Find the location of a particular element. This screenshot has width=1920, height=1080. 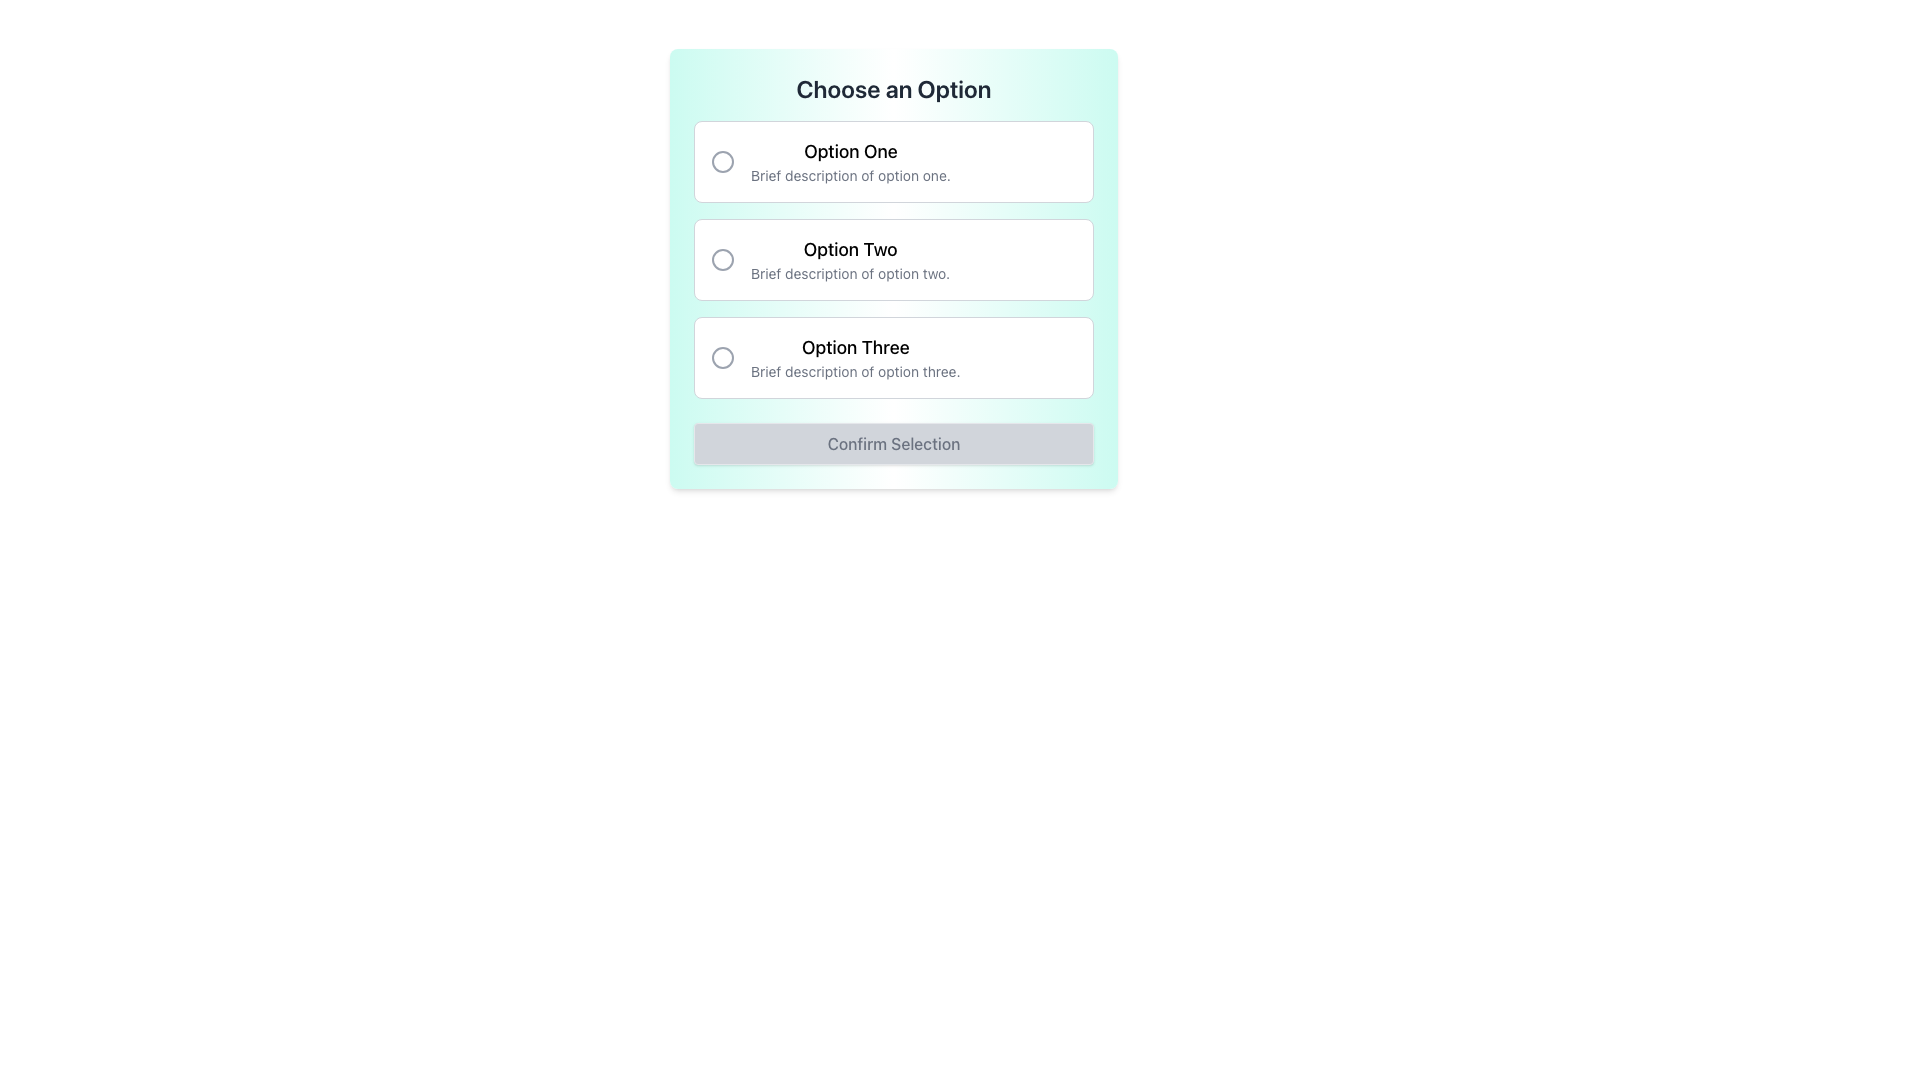

the unselected radio button for 'Option Three' is located at coordinates (722, 357).